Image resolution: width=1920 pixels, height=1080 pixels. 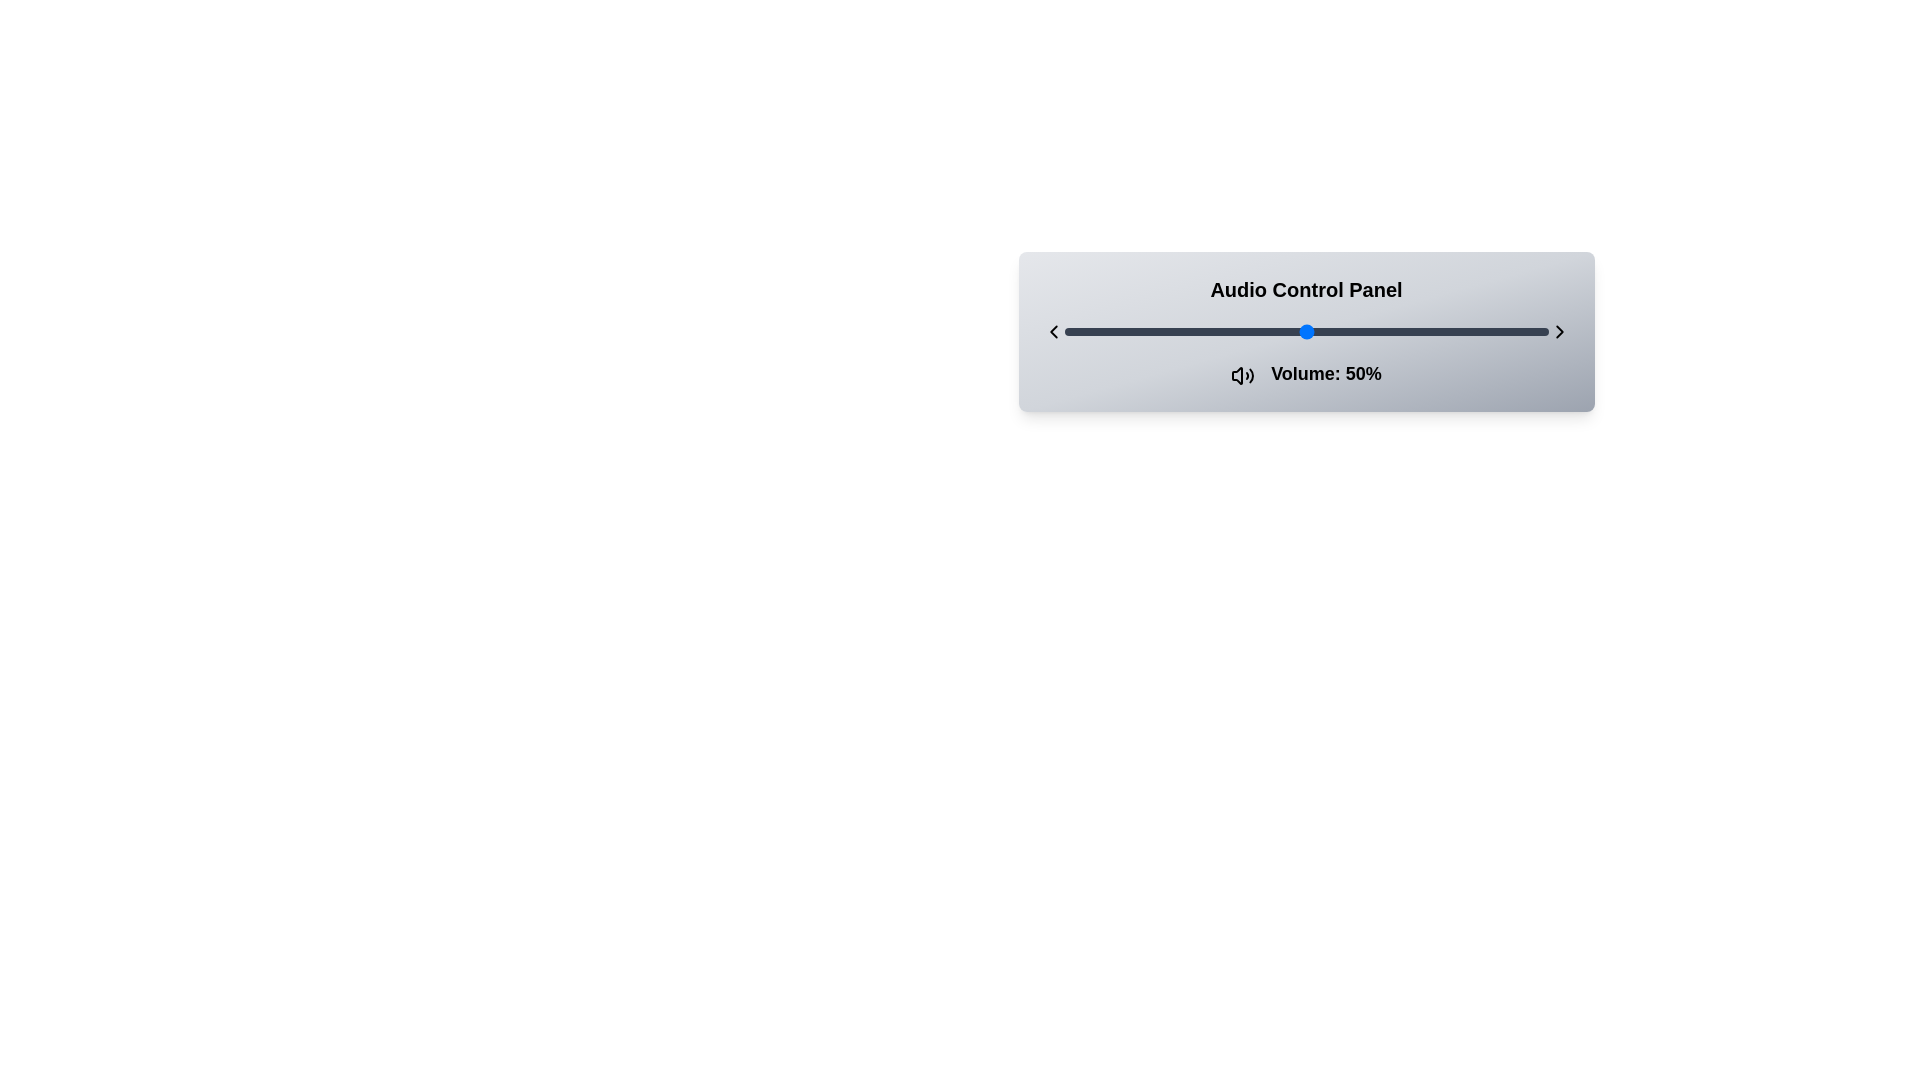 What do you see at coordinates (1132, 330) in the screenshot?
I see `the volume` at bounding box center [1132, 330].